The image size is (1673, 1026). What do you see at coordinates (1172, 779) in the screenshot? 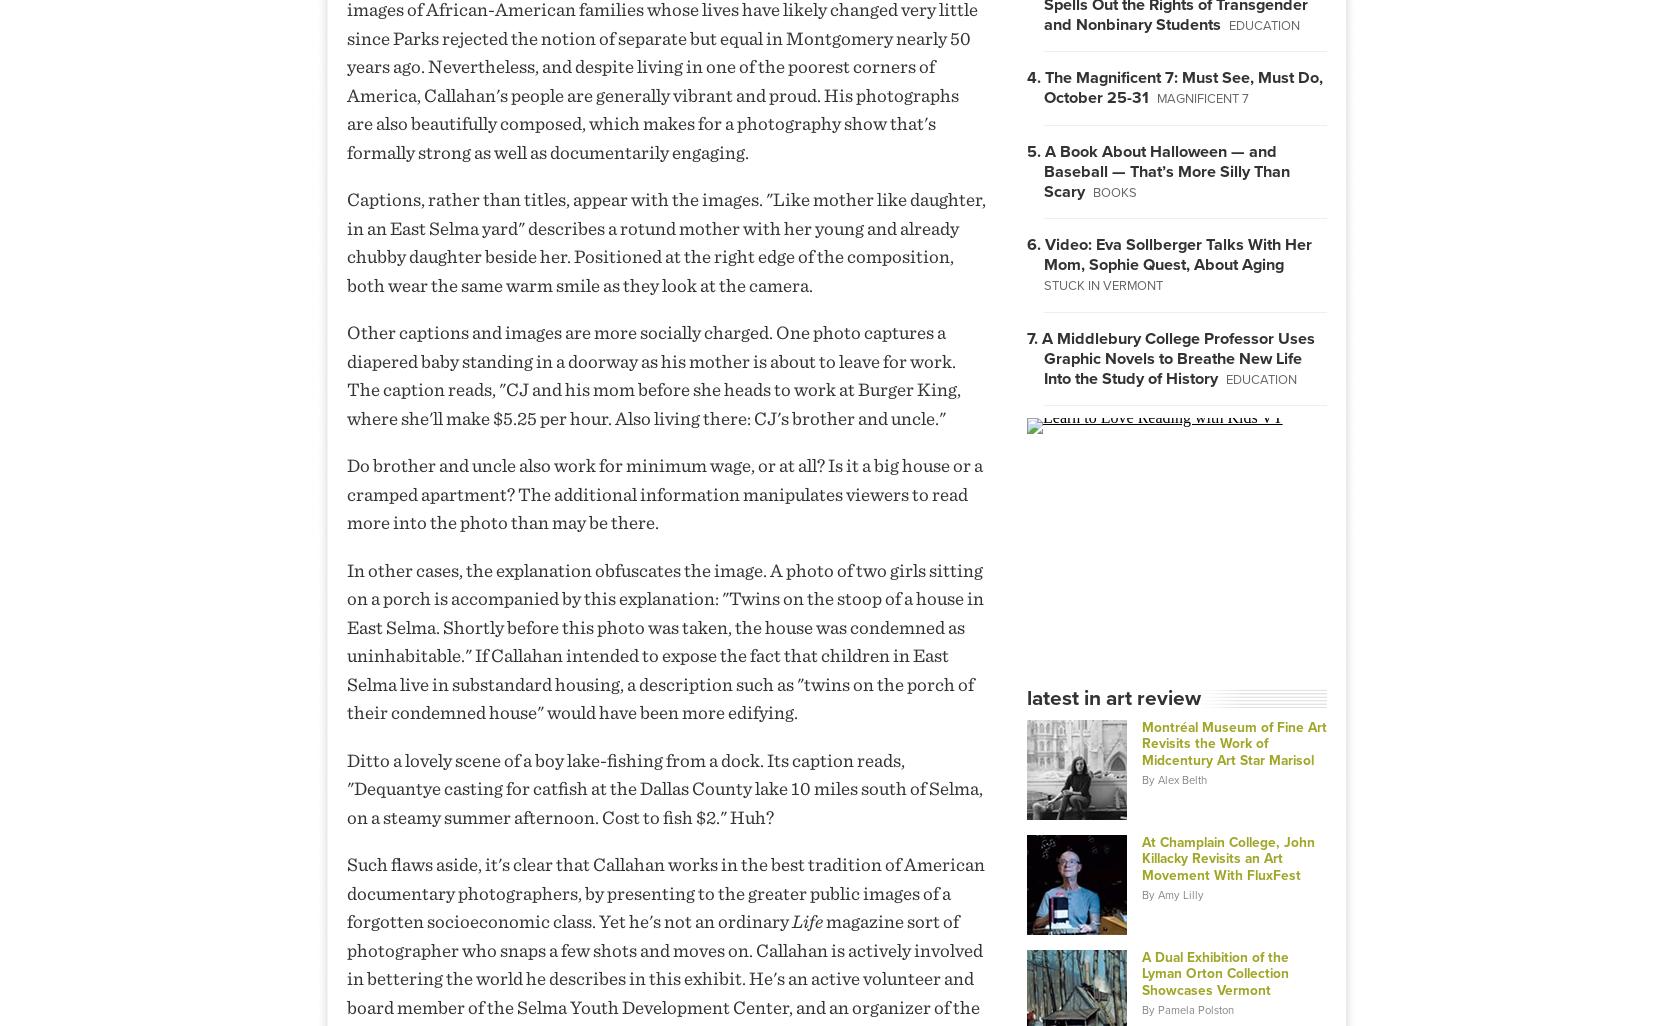
I see `'By Alex Belth'` at bounding box center [1172, 779].